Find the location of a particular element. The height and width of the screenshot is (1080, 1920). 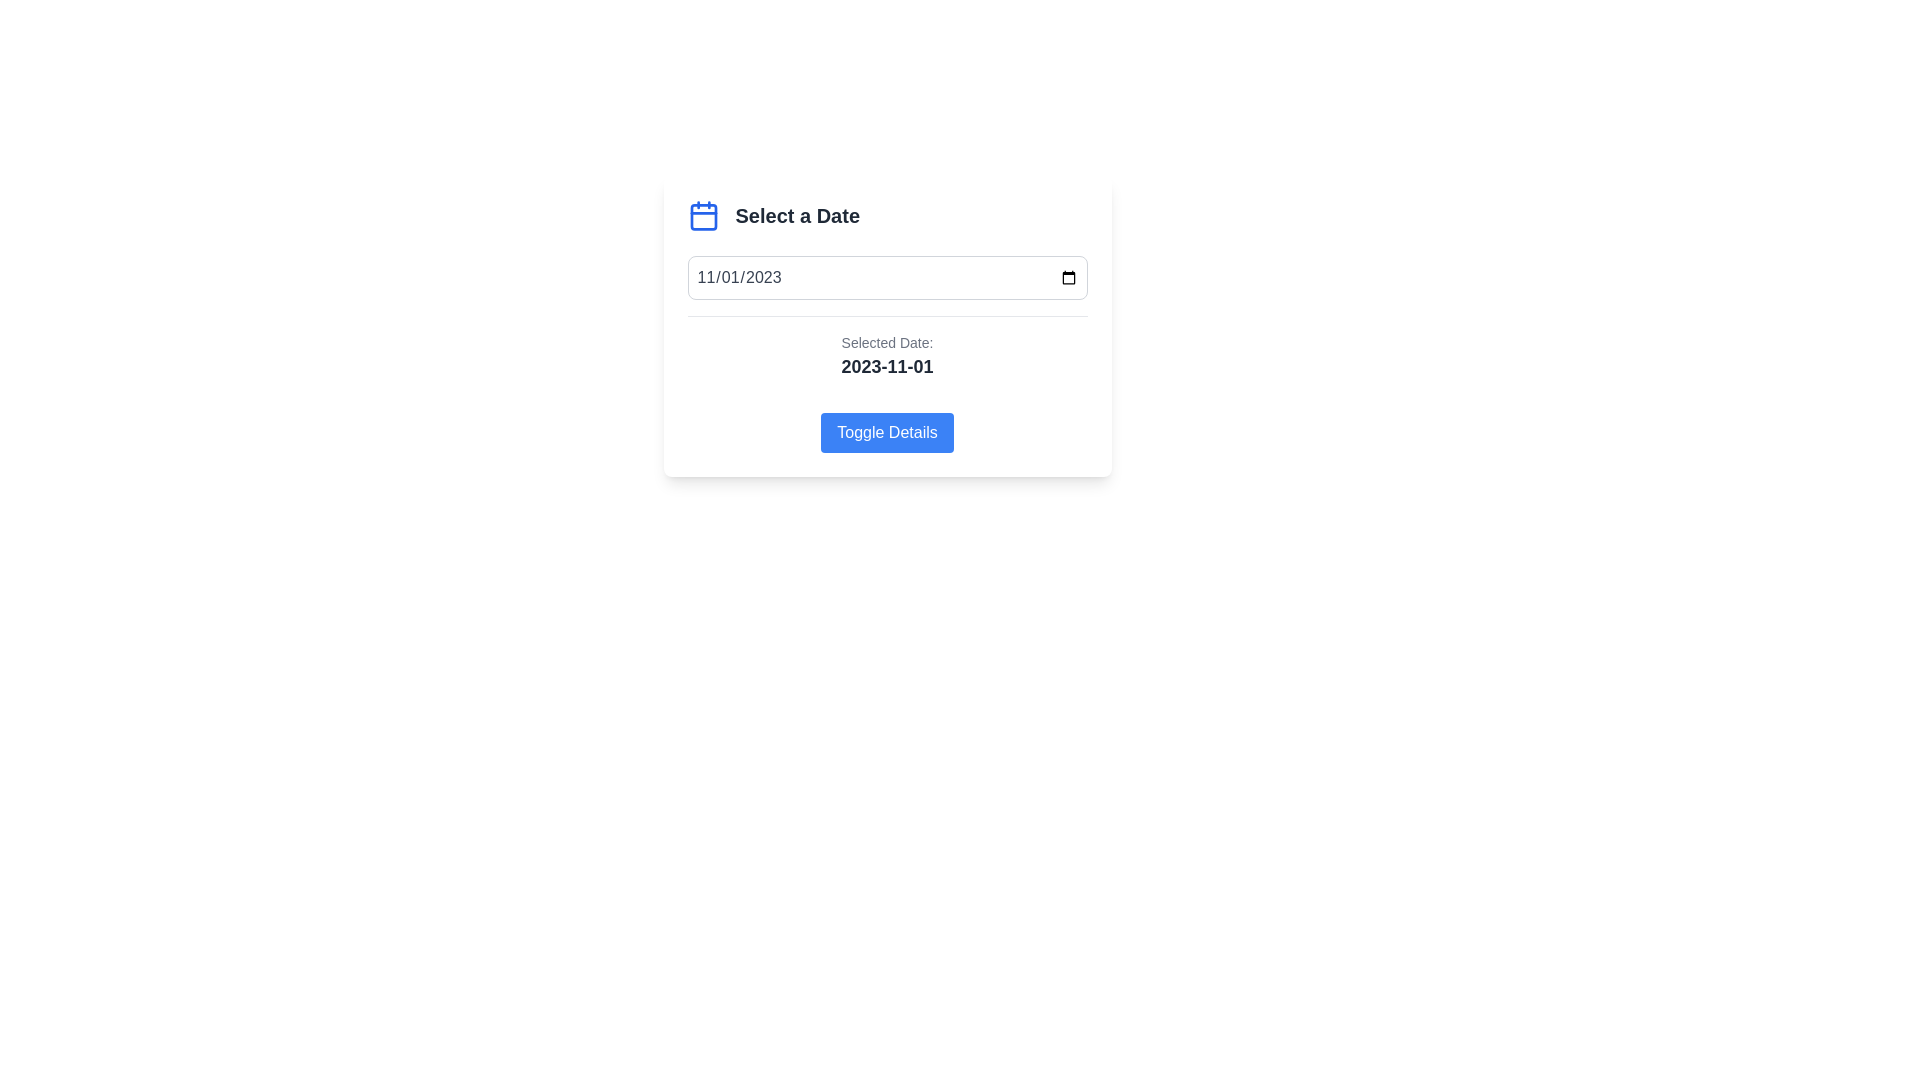

the blue calendar icon with a square outline and tabs, located to the left of the 'Select a Date' header is located at coordinates (703, 216).